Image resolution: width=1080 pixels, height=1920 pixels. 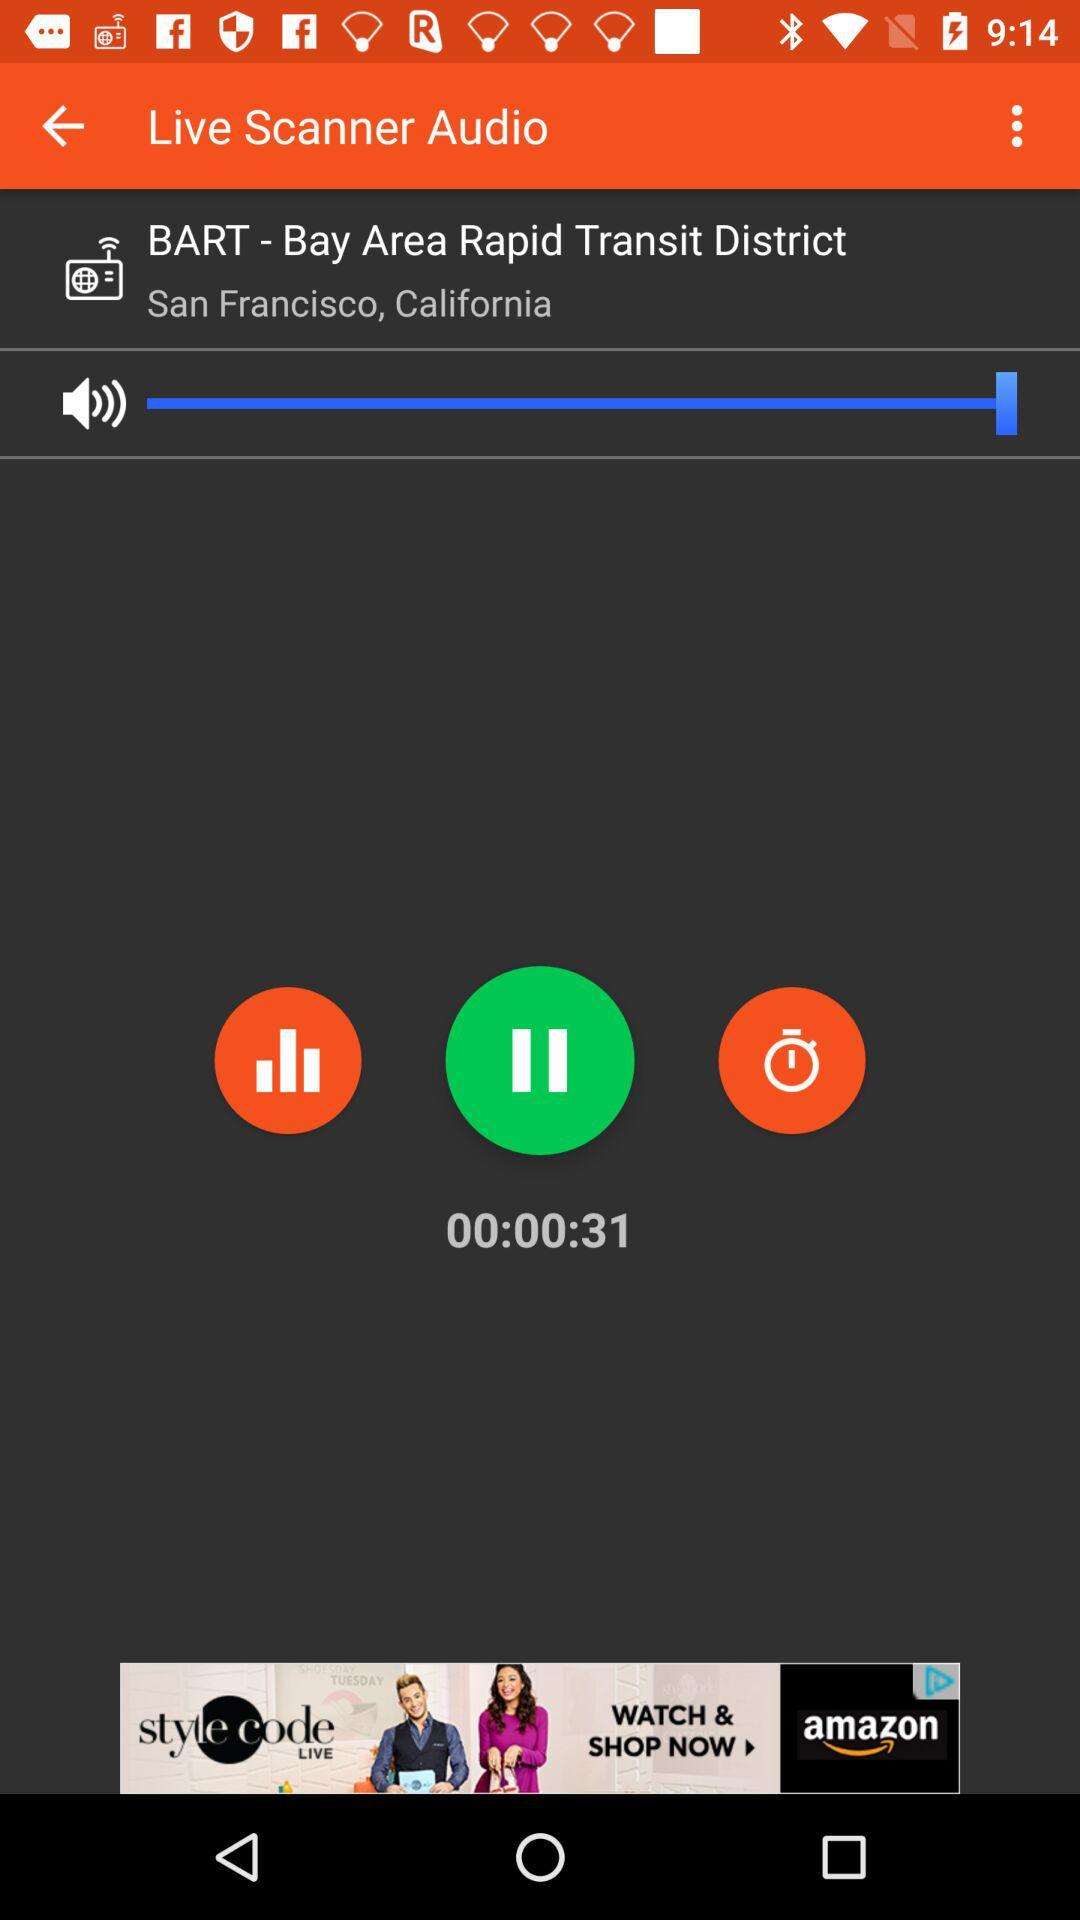 What do you see at coordinates (94, 402) in the screenshot?
I see `volume` at bounding box center [94, 402].